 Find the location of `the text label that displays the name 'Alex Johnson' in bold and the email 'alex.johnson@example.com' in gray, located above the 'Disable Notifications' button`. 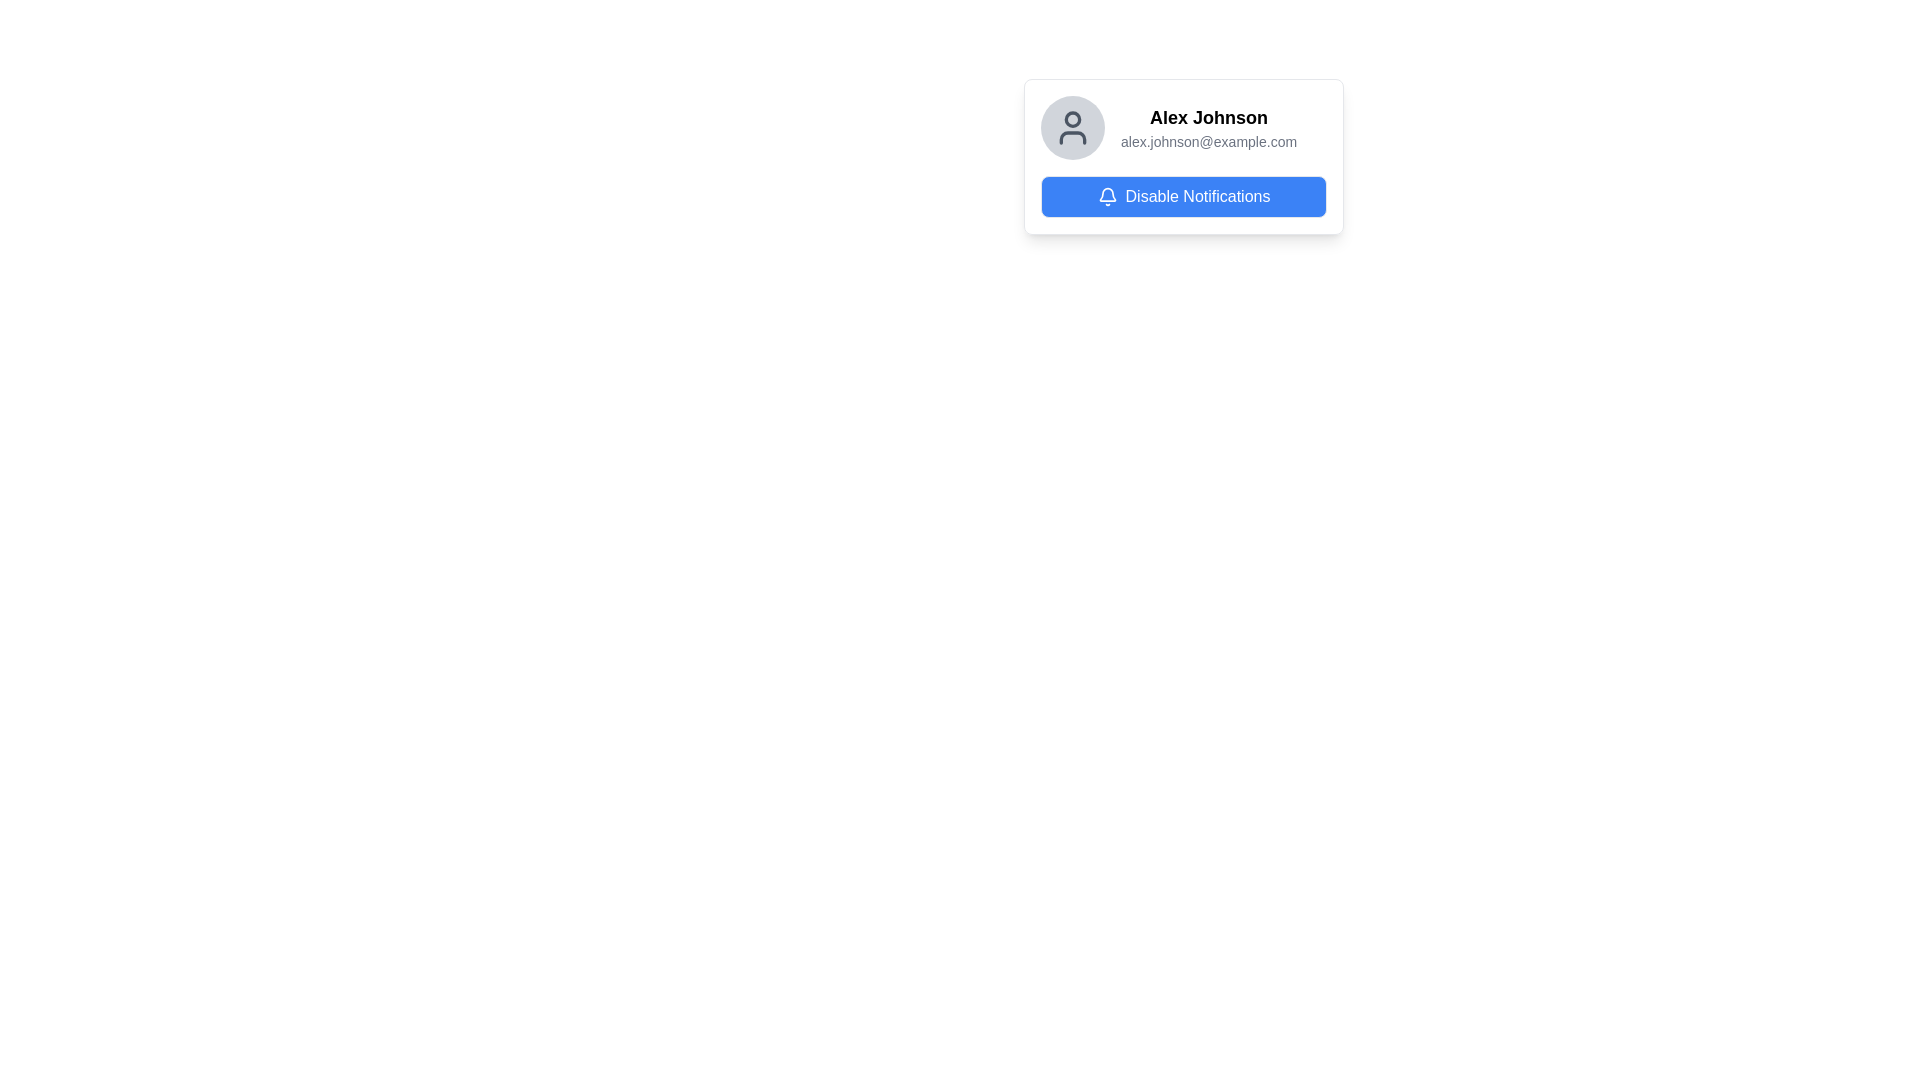

the text label that displays the name 'Alex Johnson' in bold and the email 'alex.johnson@example.com' in gray, located above the 'Disable Notifications' button is located at coordinates (1208, 127).